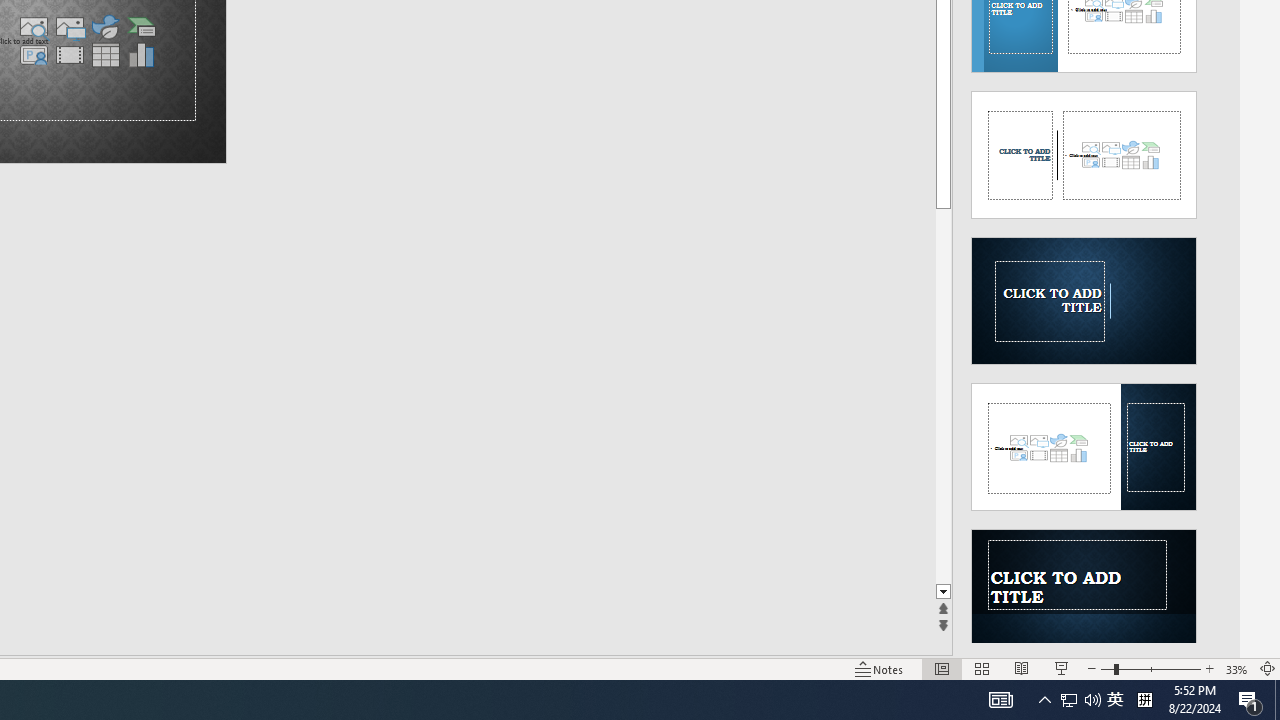 The height and width of the screenshot is (720, 1280). I want to click on 'Zoom', so click(1150, 669).